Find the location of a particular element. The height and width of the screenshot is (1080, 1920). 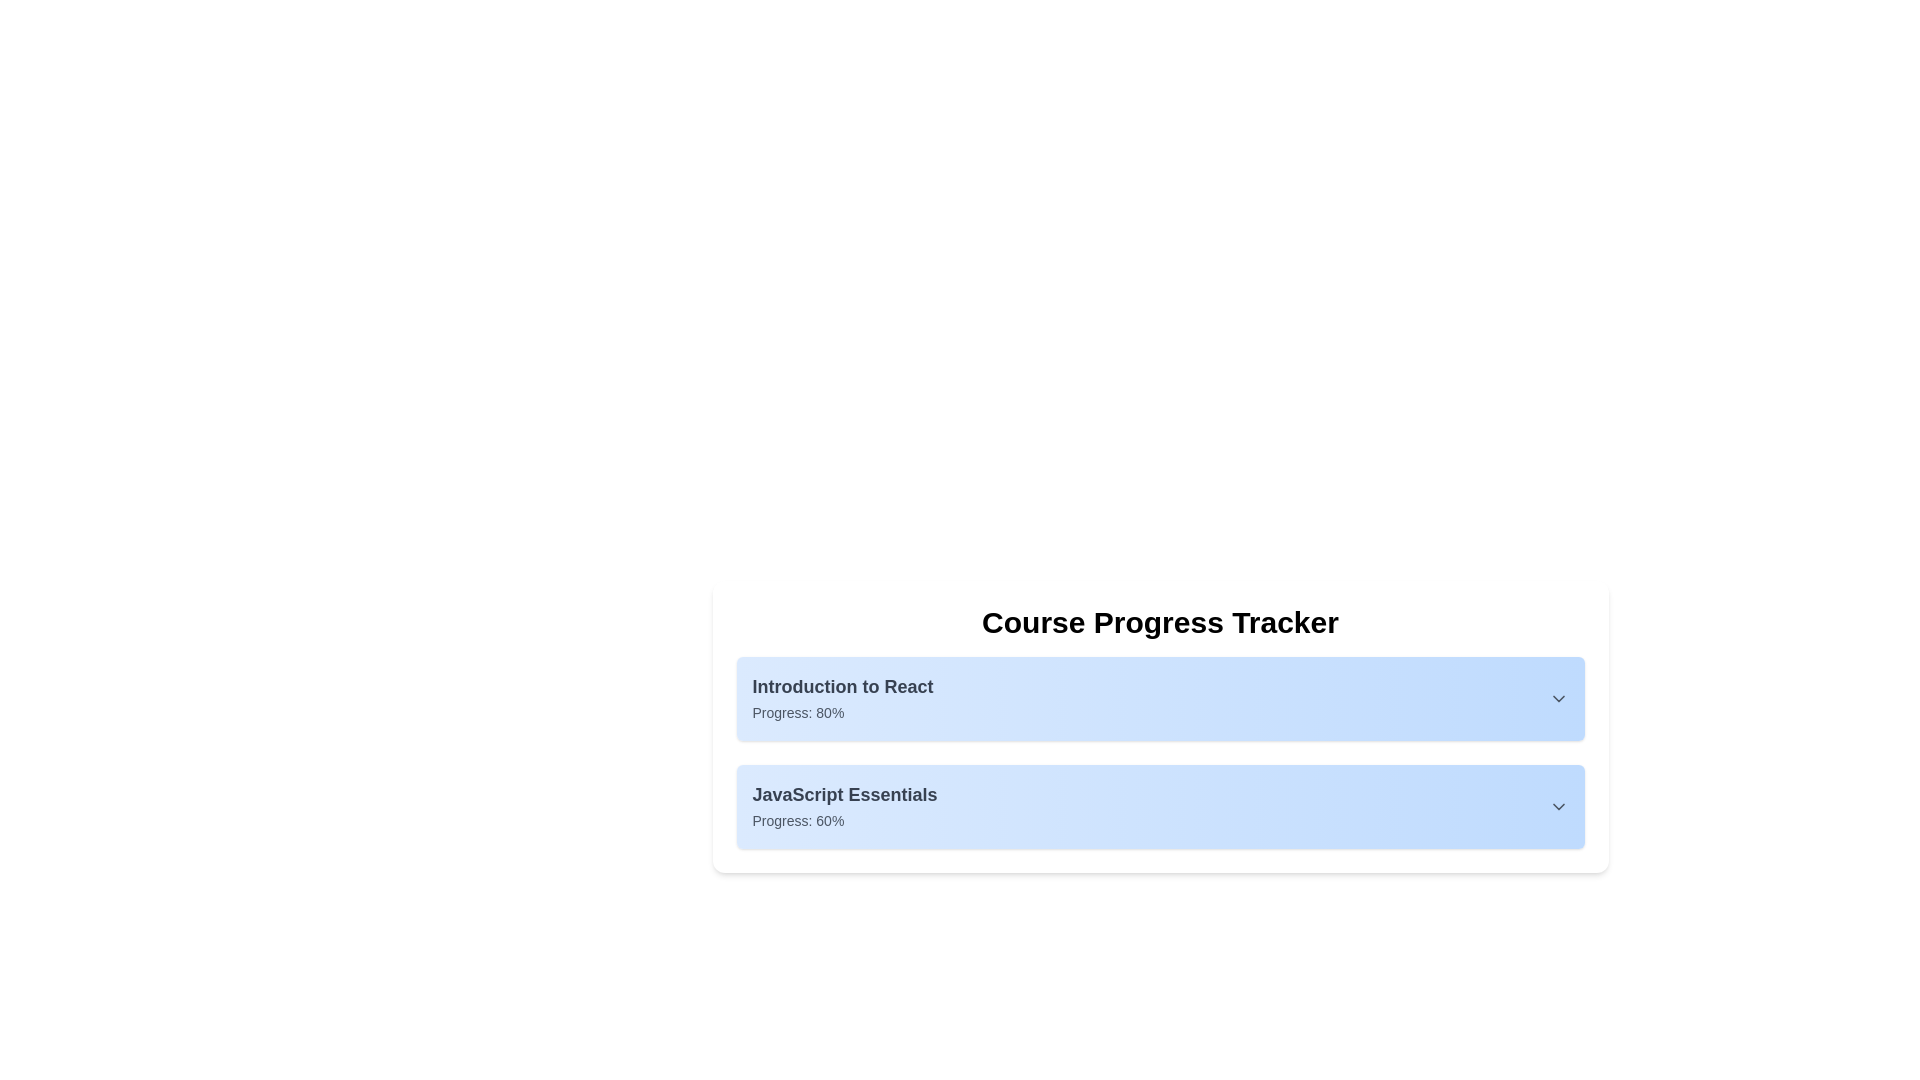

the text label displaying 'JavaScript Essentials' in the course progress tracker, which is the second item in the vertical list and positioned above 'Progress: 60% is located at coordinates (844, 793).